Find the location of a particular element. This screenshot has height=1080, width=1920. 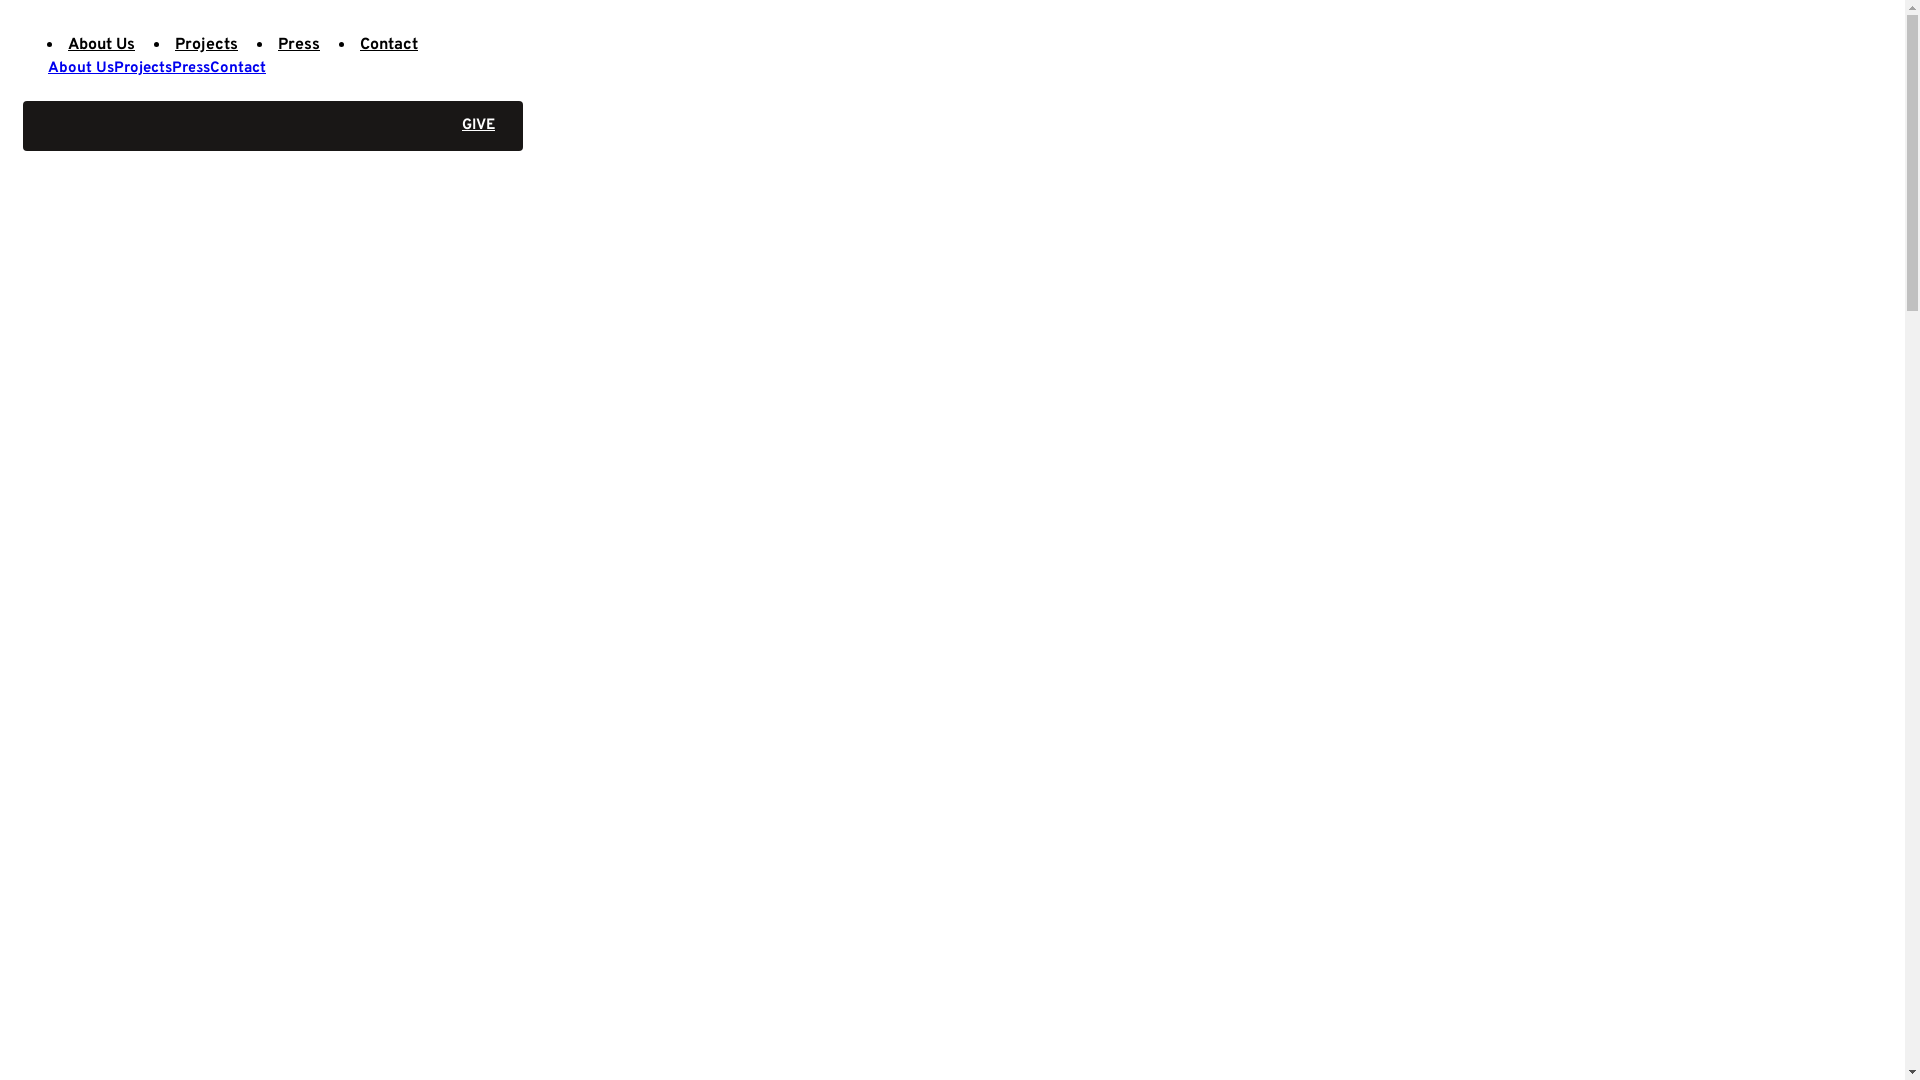

'Press' is located at coordinates (191, 67).